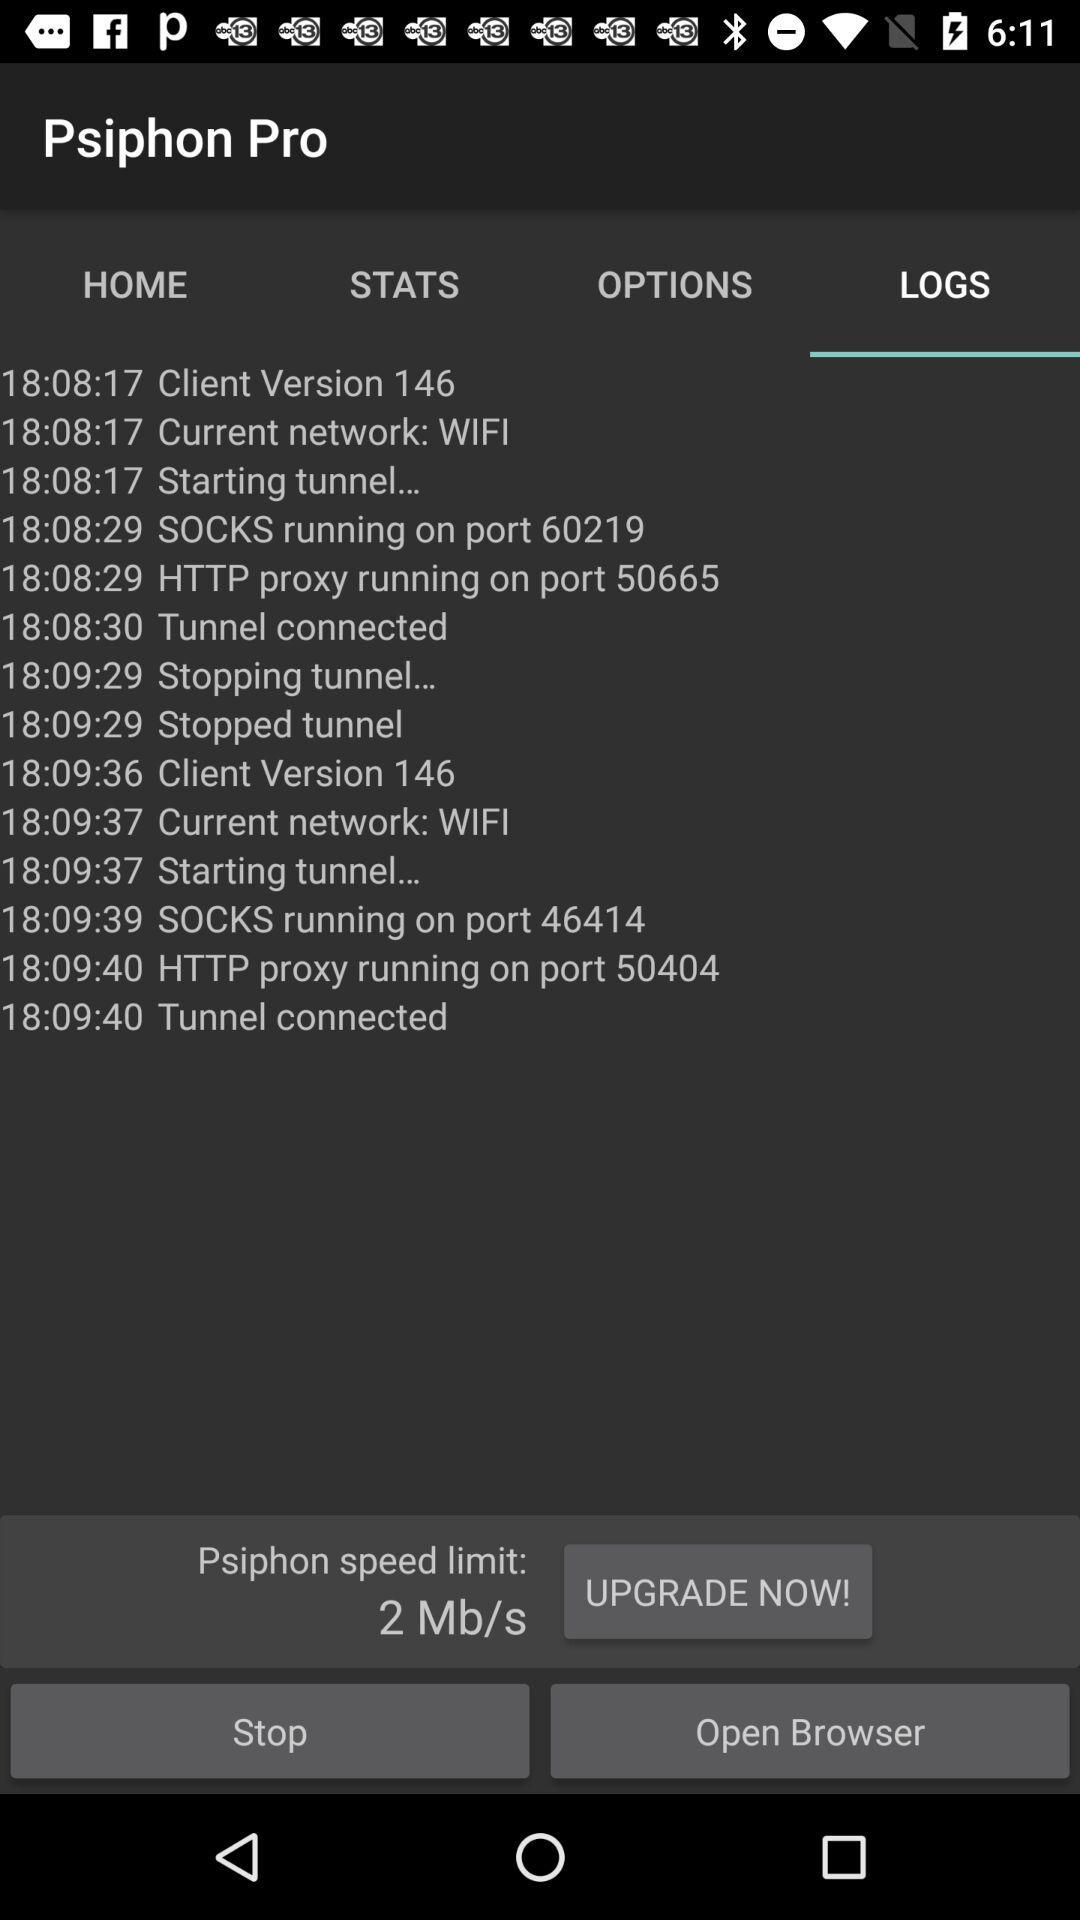 This screenshot has width=1080, height=1920. What do you see at coordinates (297, 674) in the screenshot?
I see `item to the right of 18:08:30 item` at bounding box center [297, 674].